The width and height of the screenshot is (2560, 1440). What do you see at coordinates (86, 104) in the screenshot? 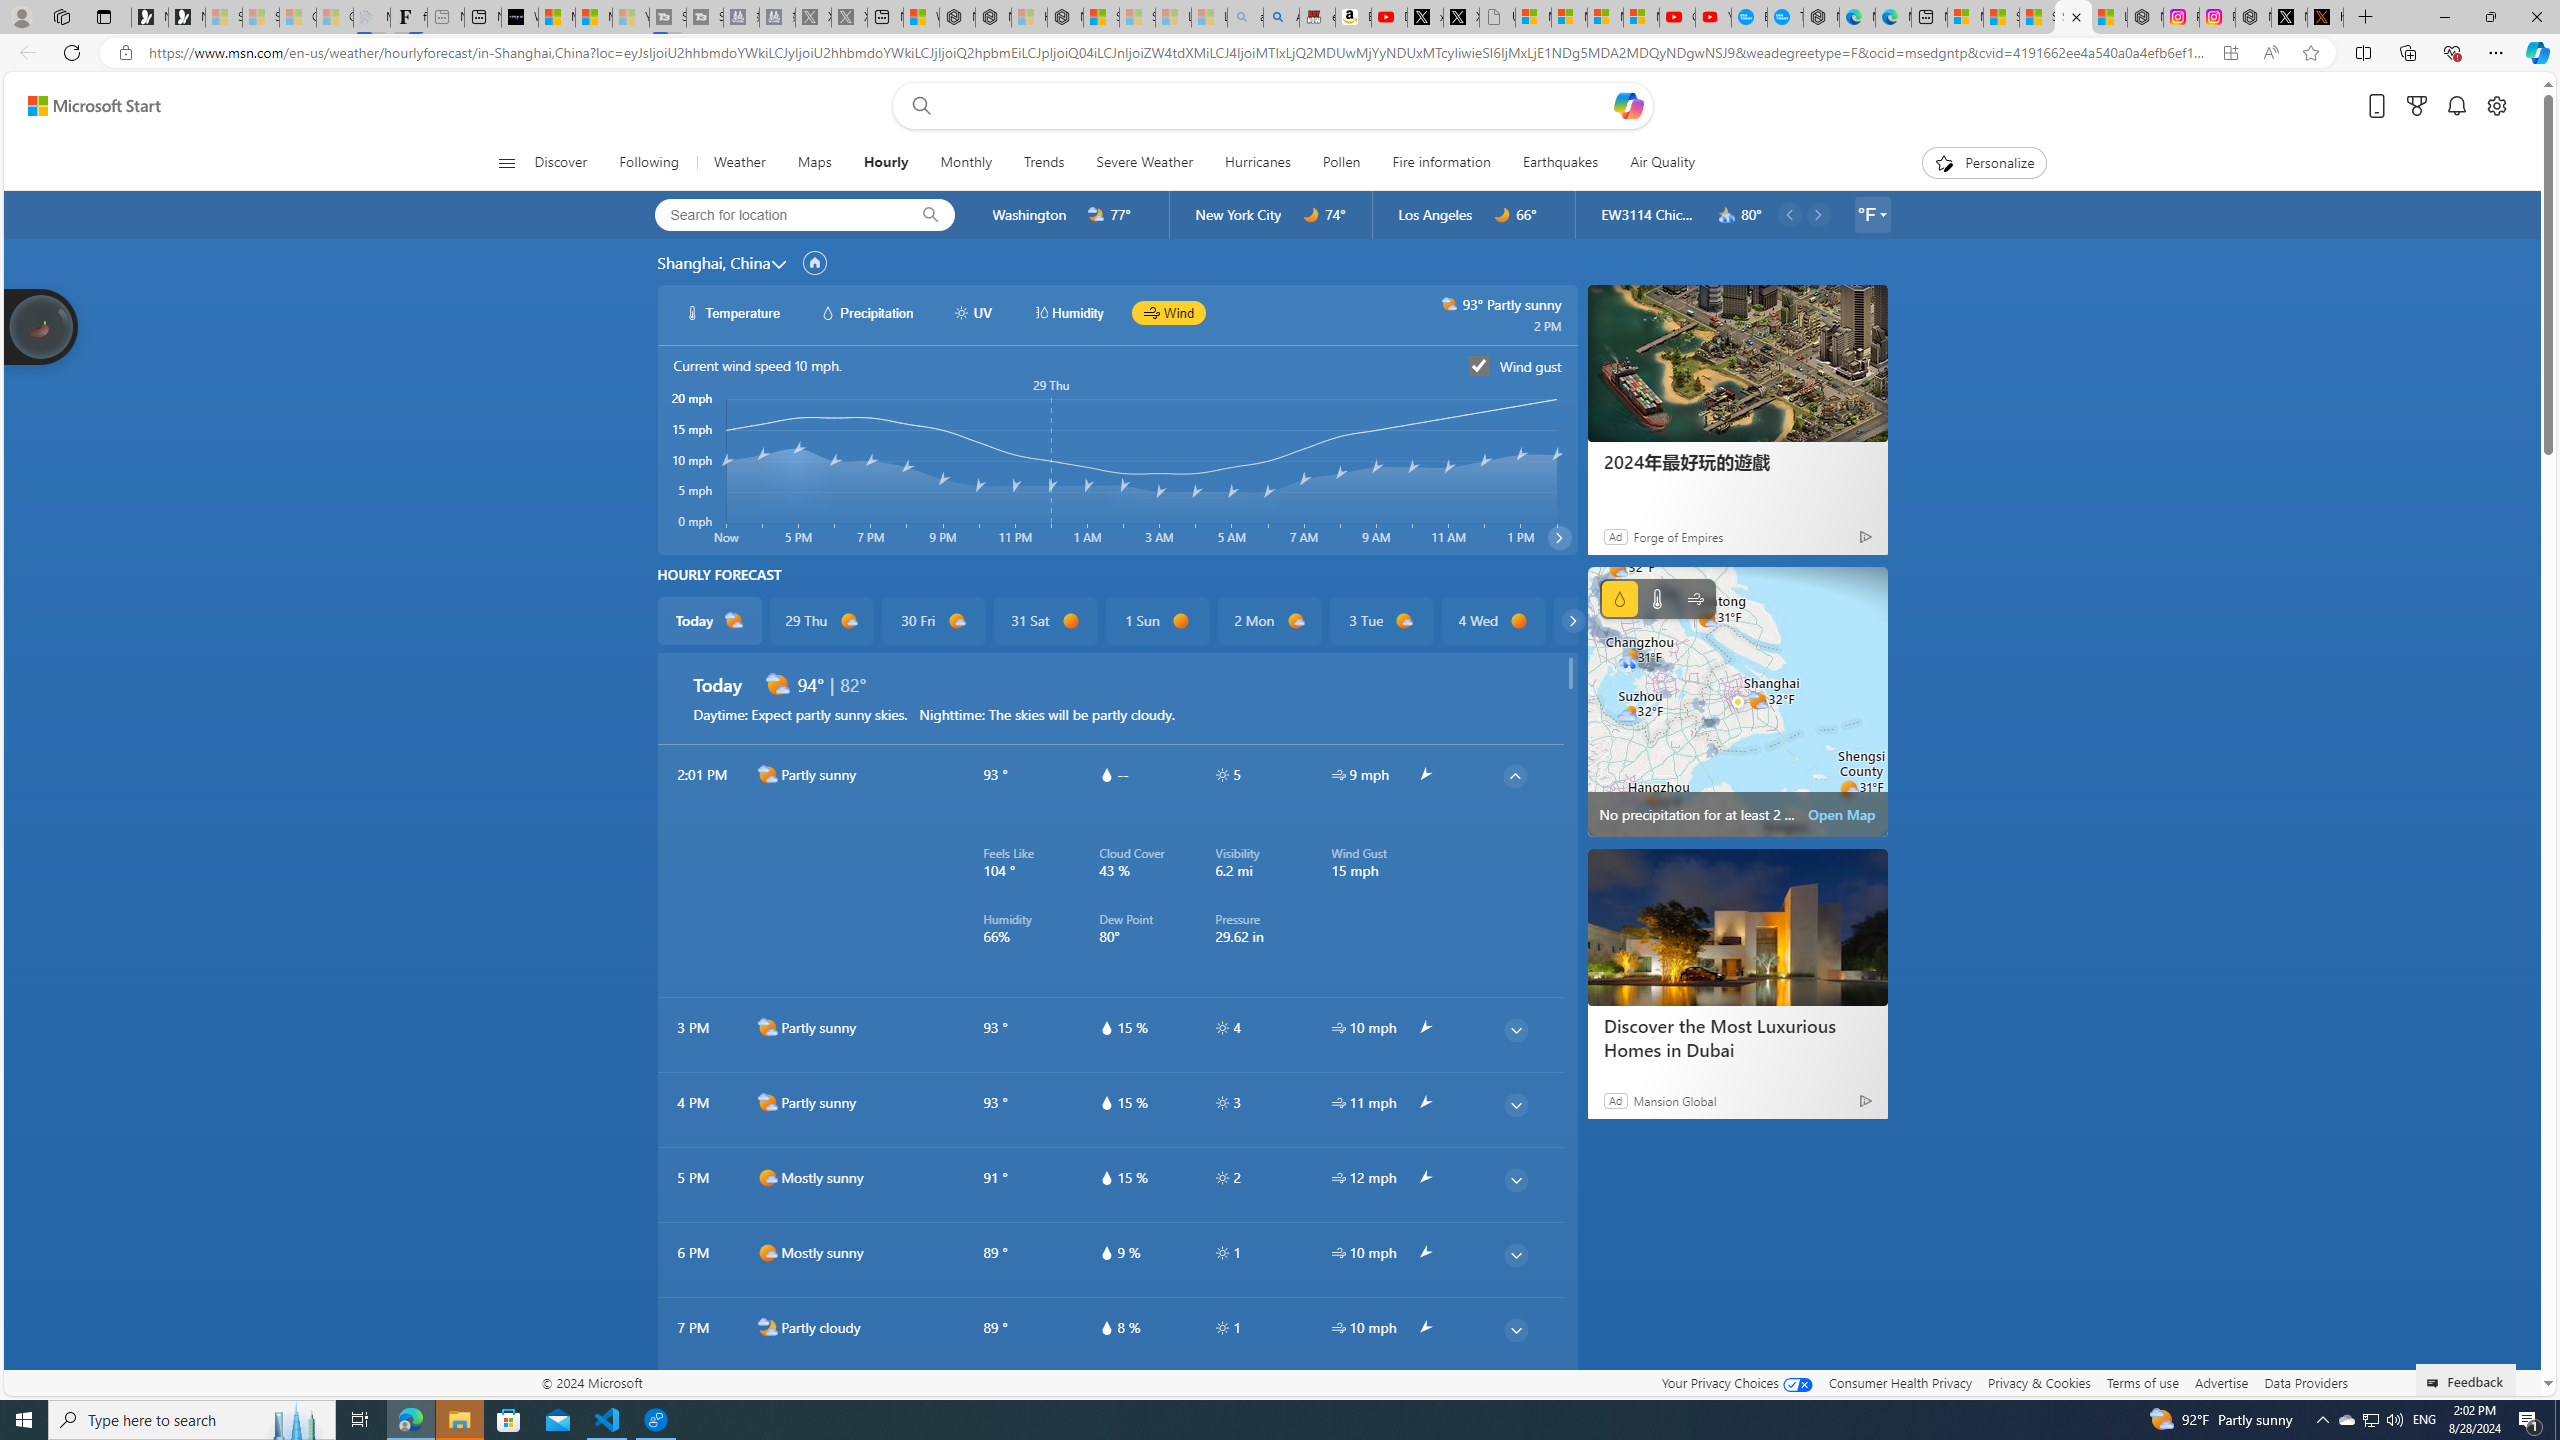
I see `'Skip to content'` at bounding box center [86, 104].